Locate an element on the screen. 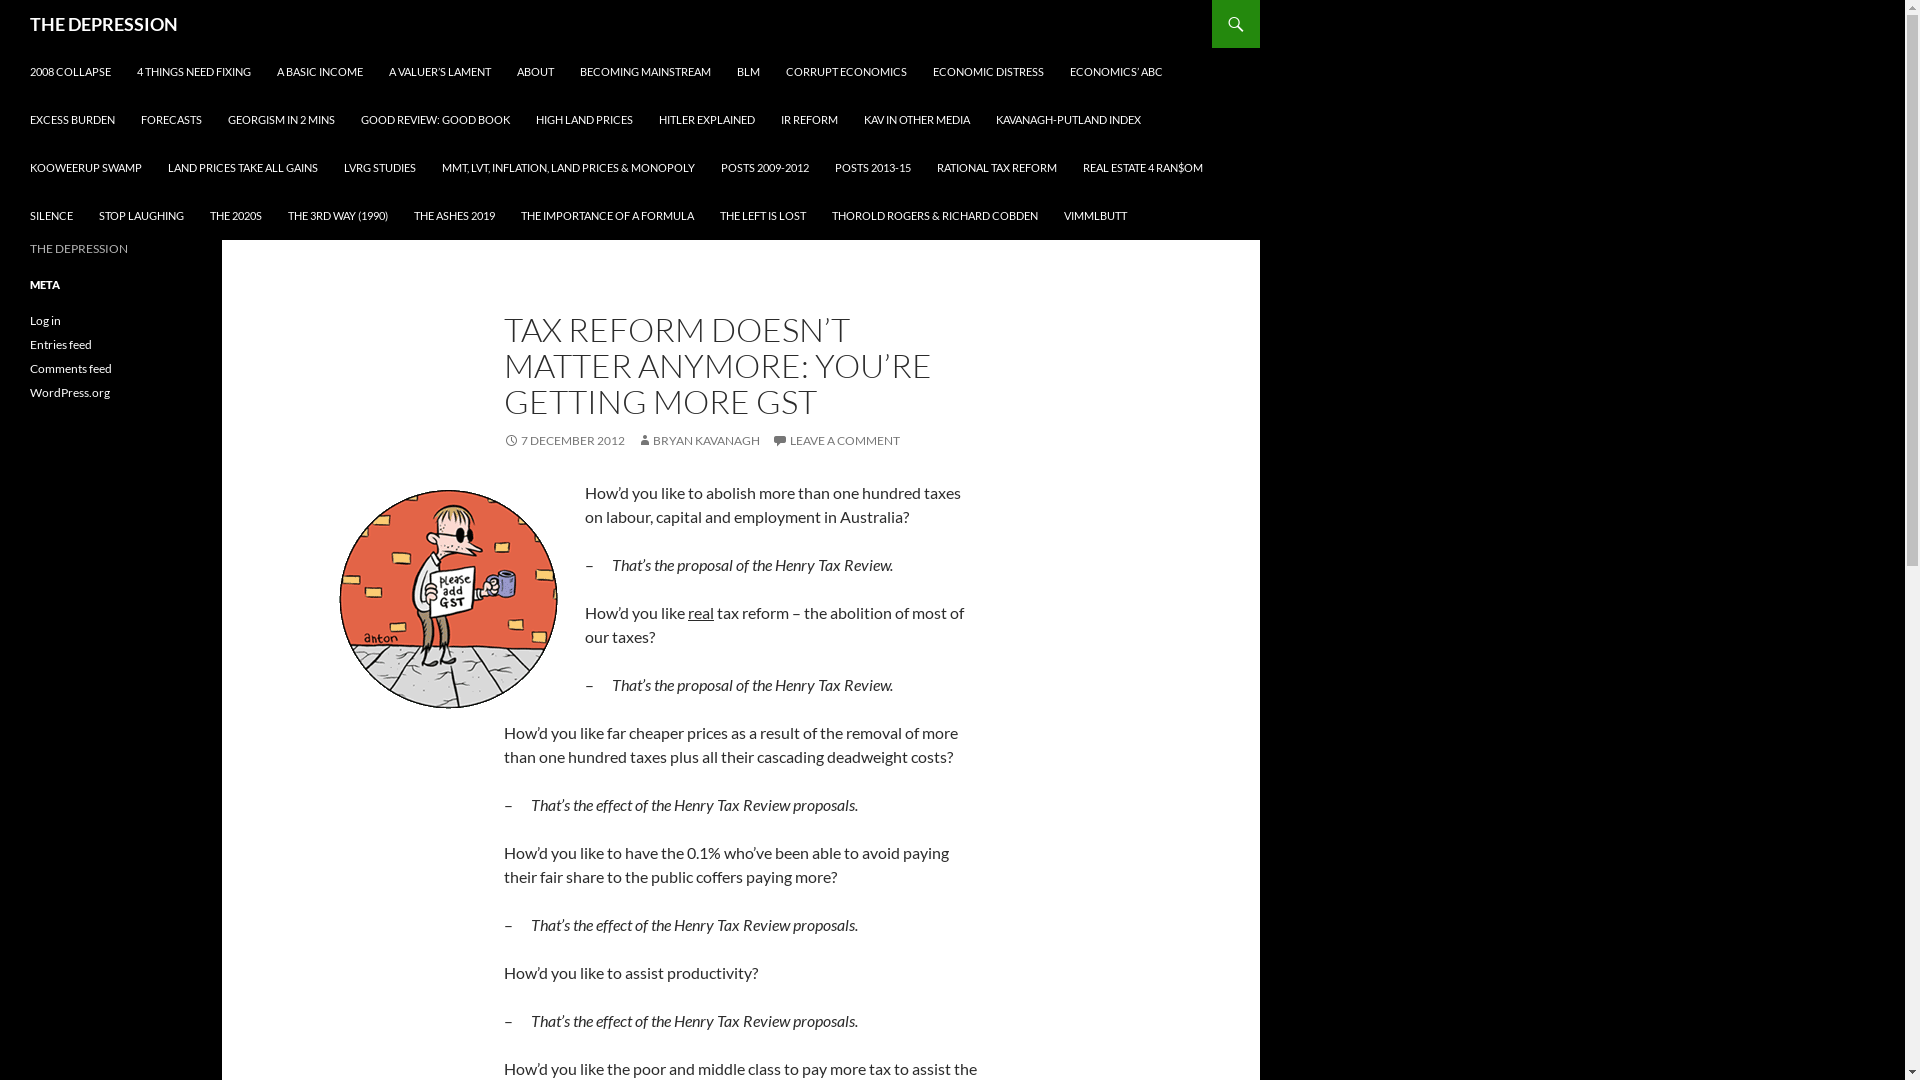 This screenshot has width=1920, height=1080. 'POSTS 2013-15' is located at coordinates (873, 167).